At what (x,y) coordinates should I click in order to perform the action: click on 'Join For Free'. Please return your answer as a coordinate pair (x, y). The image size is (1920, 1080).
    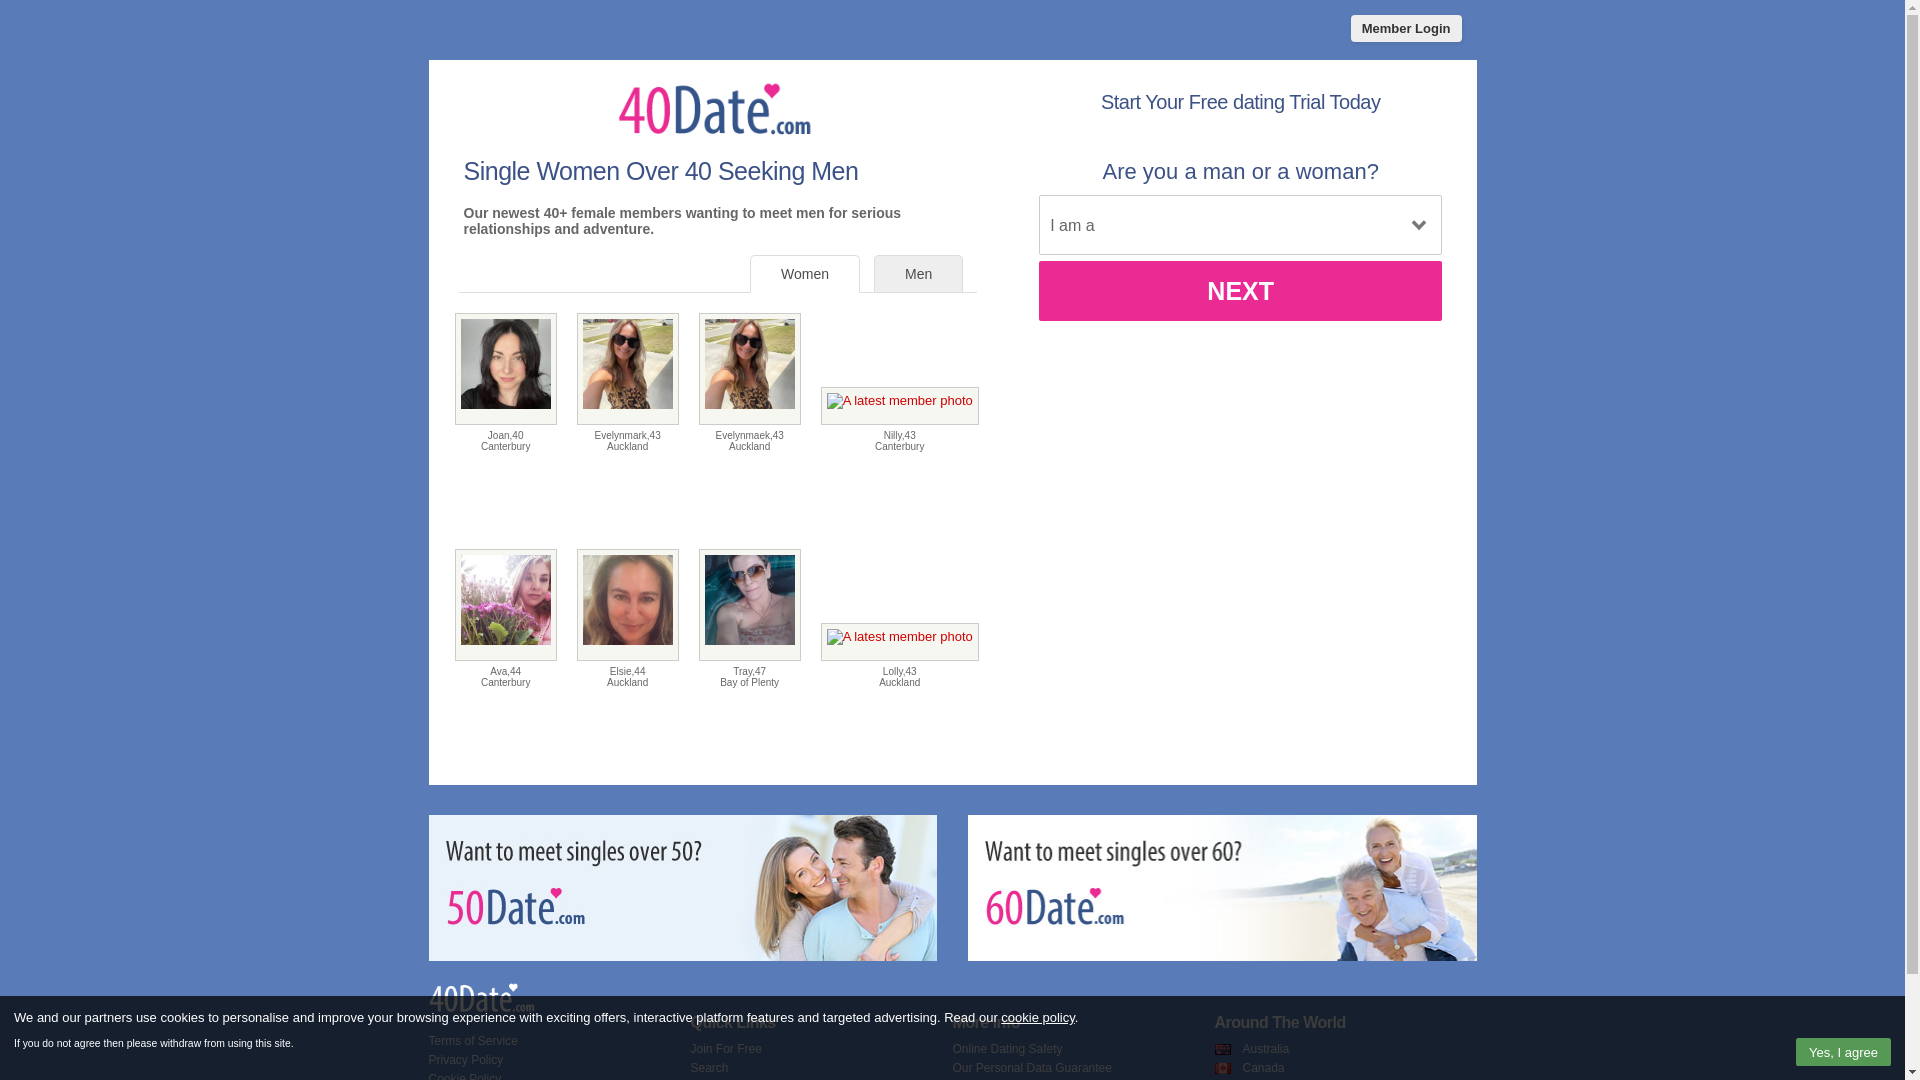
    Looking at the image, I should click on (690, 1048).